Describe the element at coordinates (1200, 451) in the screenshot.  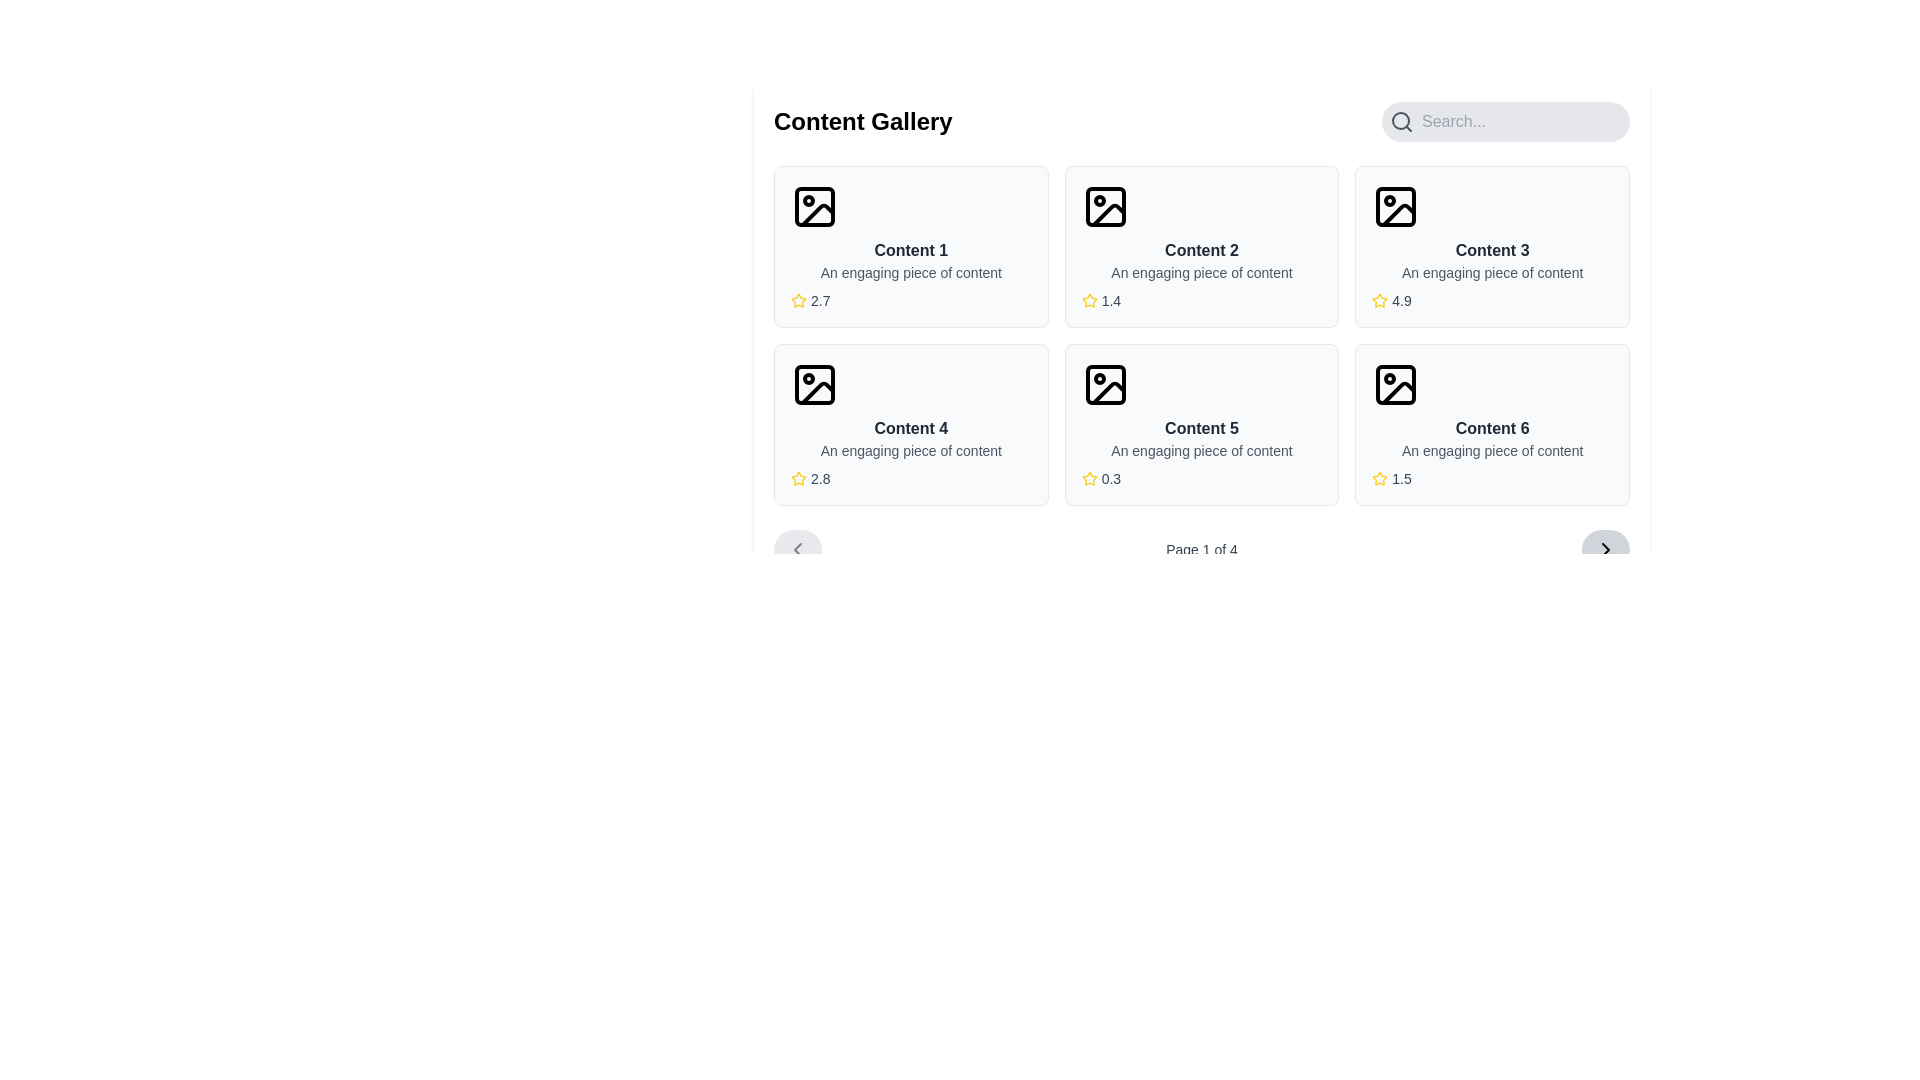
I see `the text snippet reading 'An engaging piece of content' located within the fifth content card, below the title 'Content 5'` at that location.